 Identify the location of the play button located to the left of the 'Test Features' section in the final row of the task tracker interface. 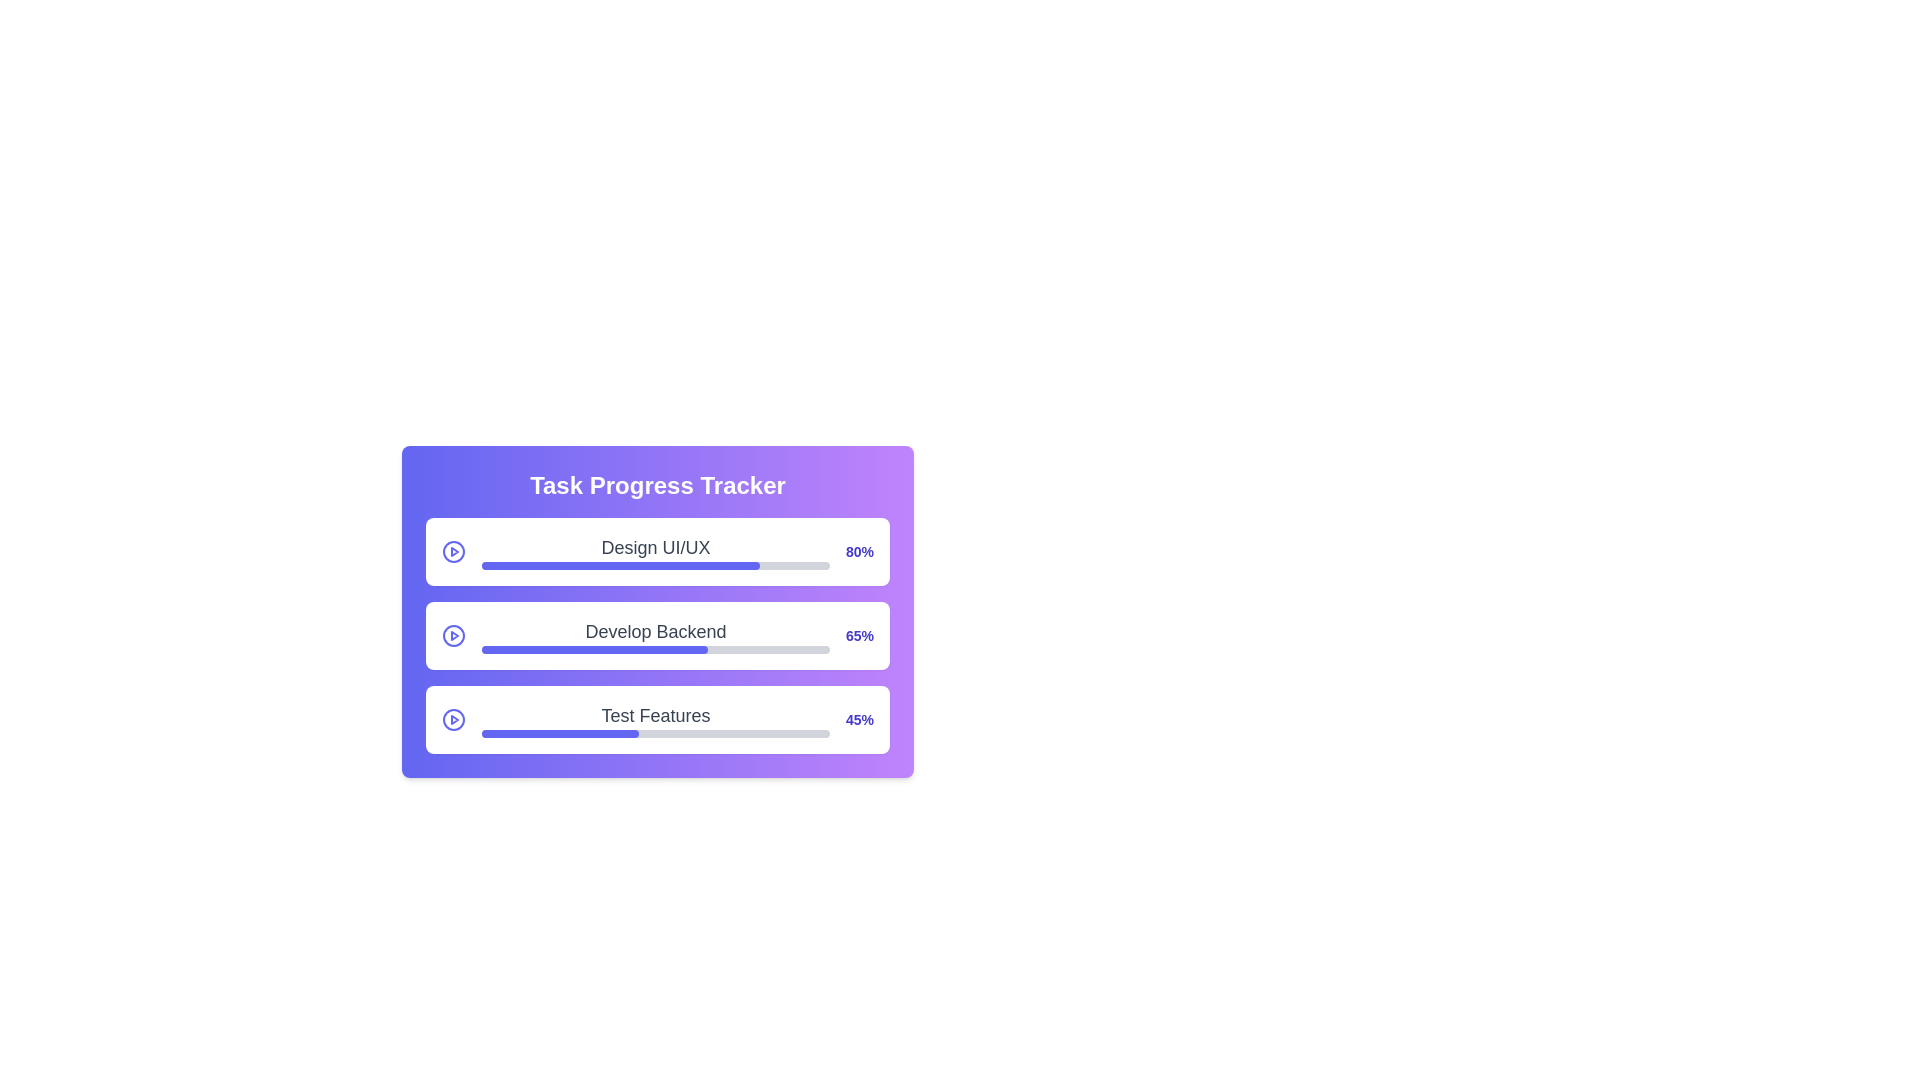
(453, 720).